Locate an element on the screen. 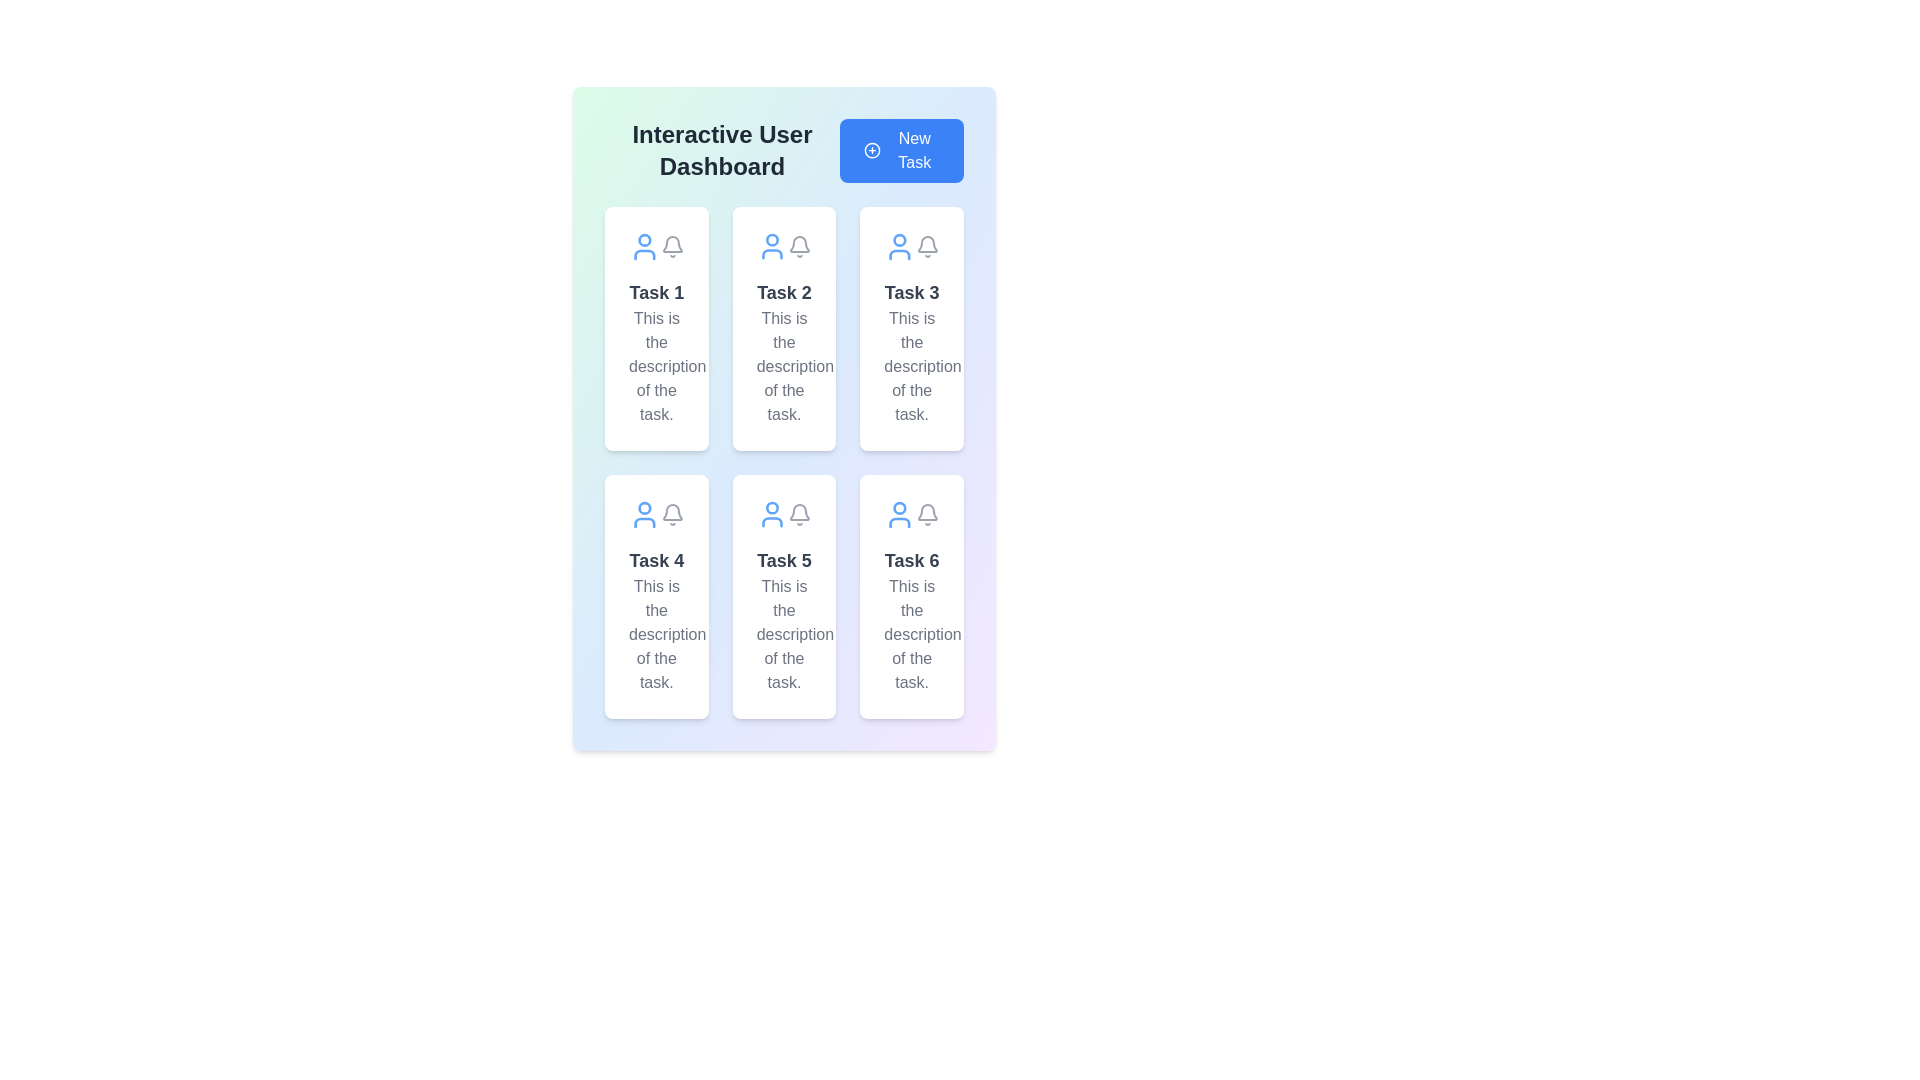 This screenshot has width=1920, height=1080. the gray bell icon indicating notifications located in the second column under 'Task 2' is located at coordinates (800, 245).